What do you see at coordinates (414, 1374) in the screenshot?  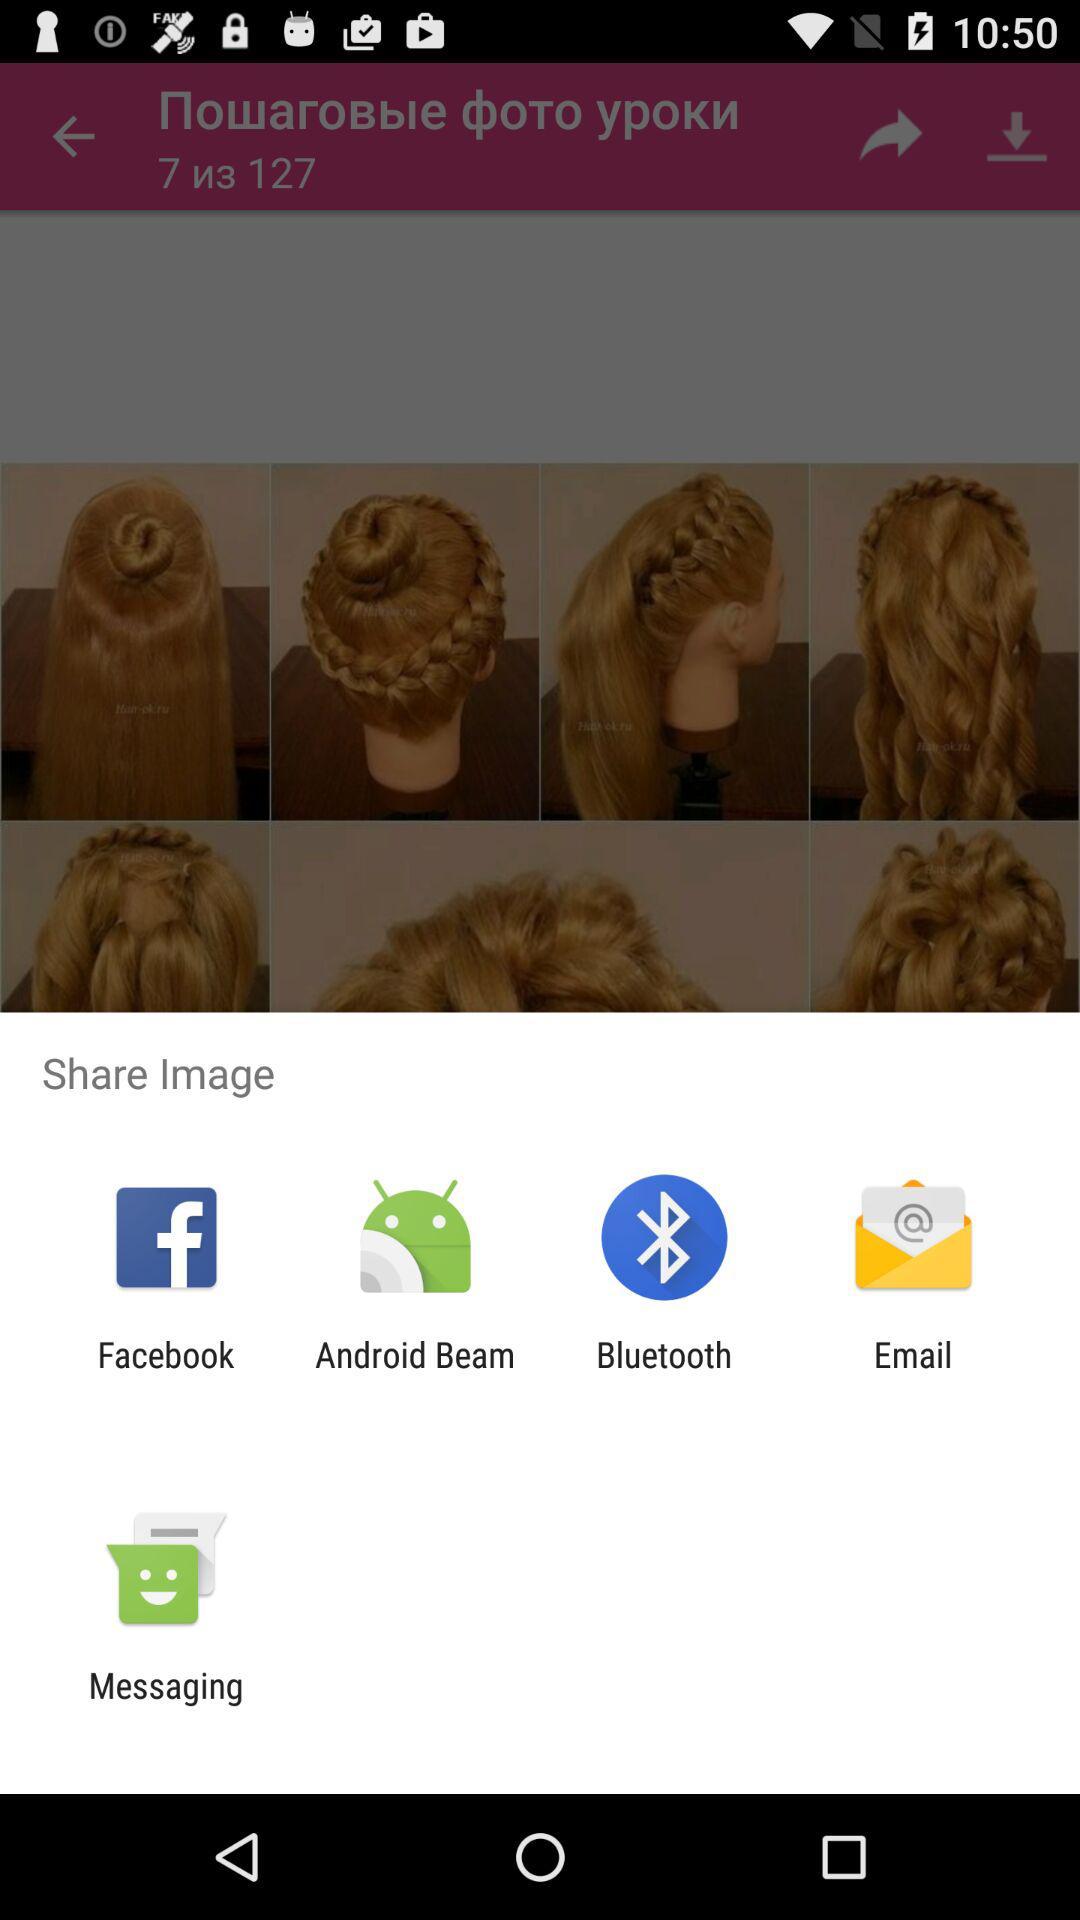 I see `item to the left of the bluetooth item` at bounding box center [414, 1374].